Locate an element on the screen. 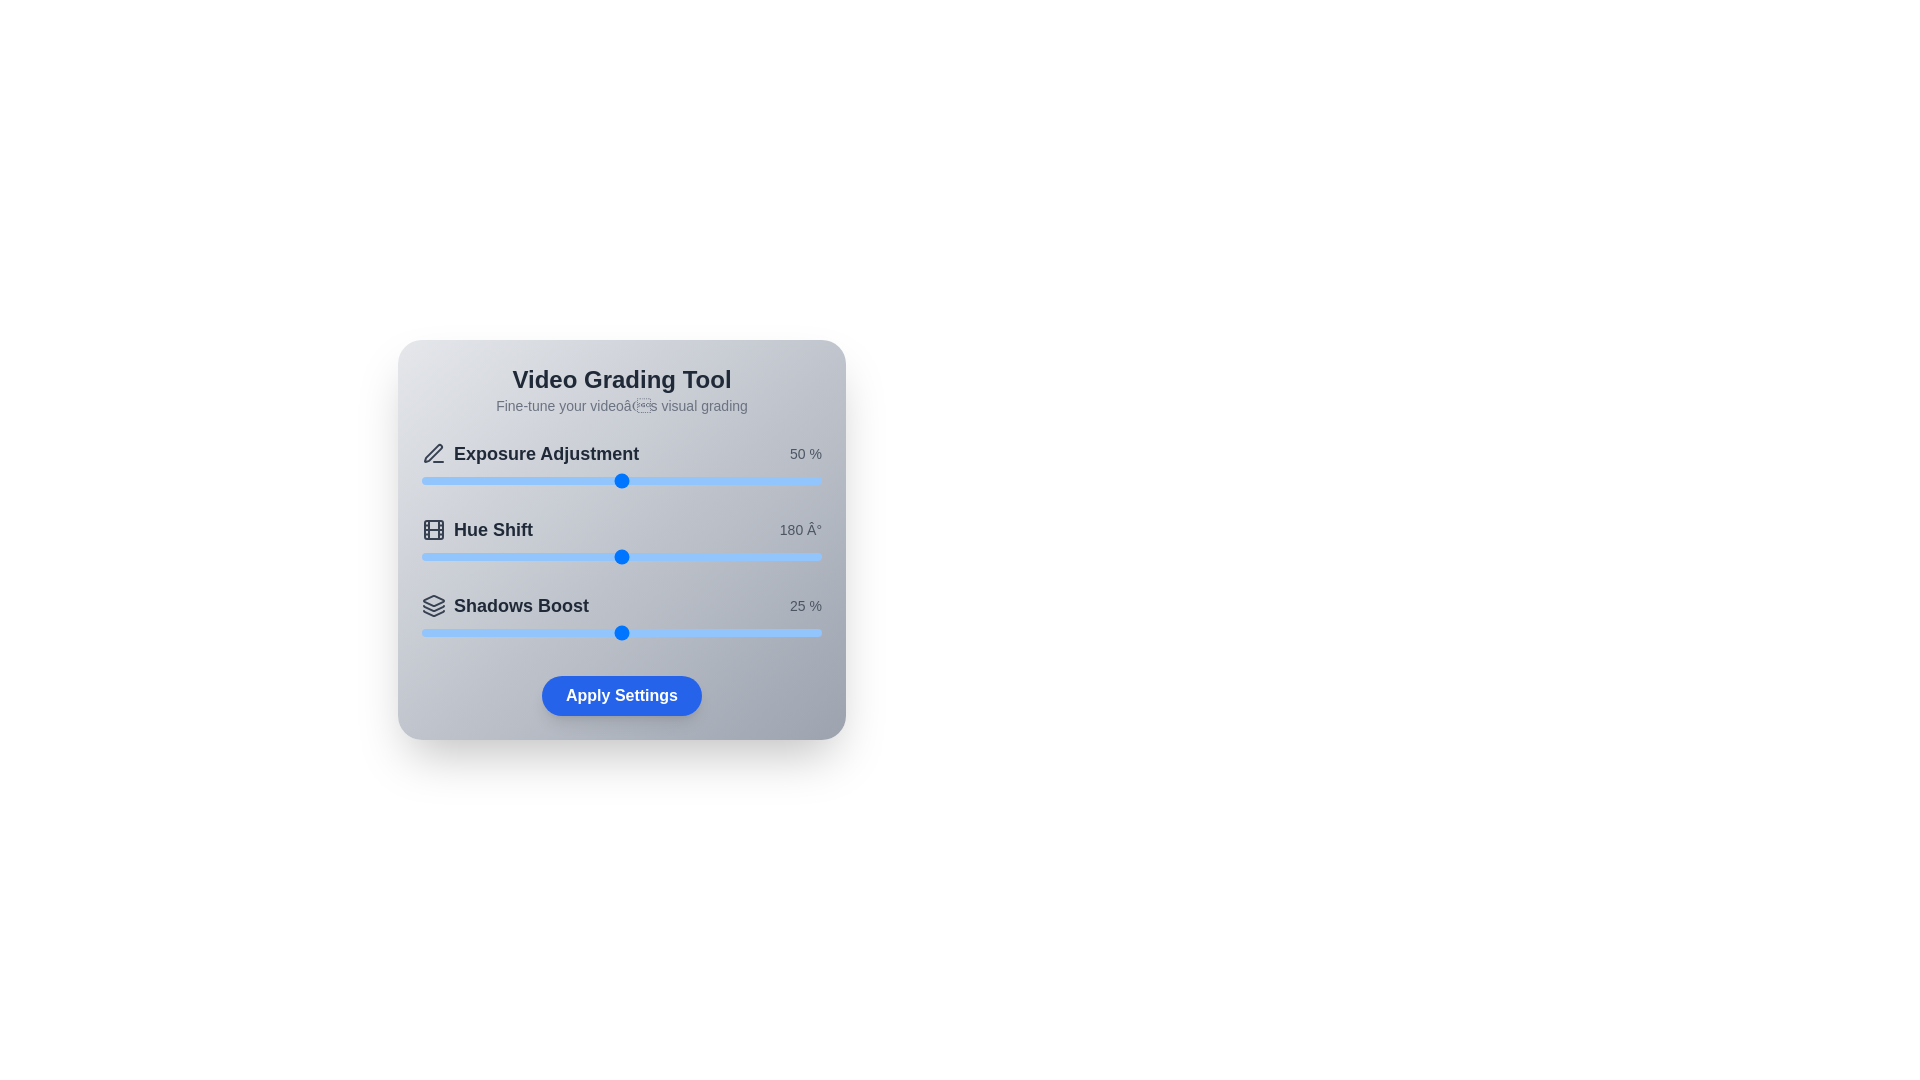 This screenshot has width=1920, height=1080. the slider track to set a specific hue shifting value, which allows the user to adjust the hue between 0 to 360 degrees is located at coordinates (621, 542).